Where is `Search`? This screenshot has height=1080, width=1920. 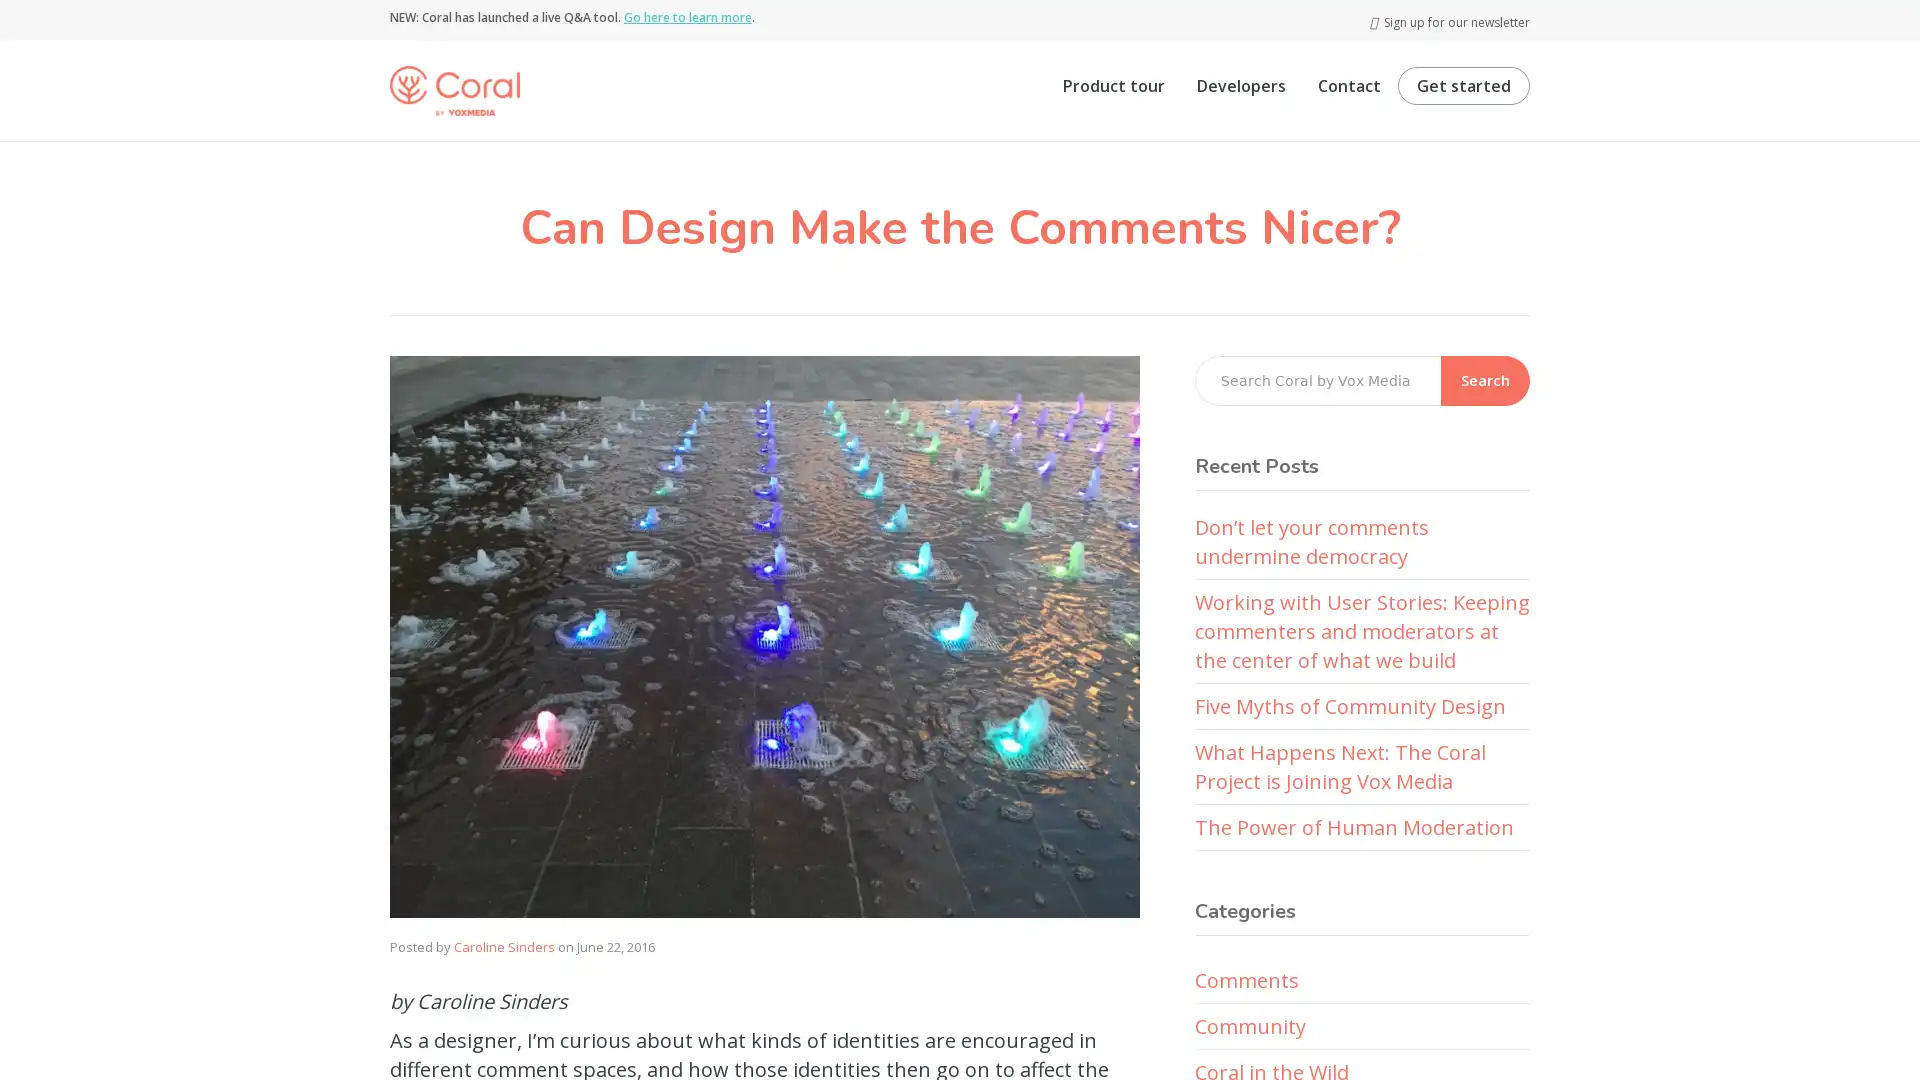
Search is located at coordinates (1485, 380).